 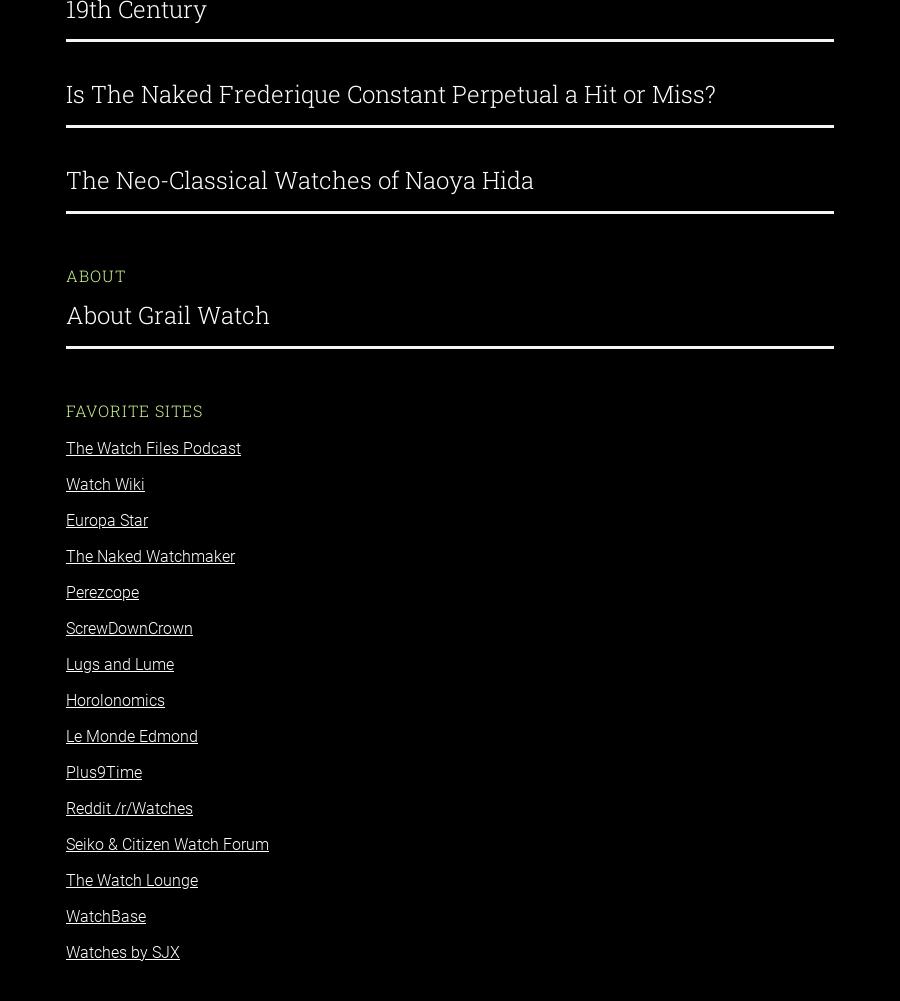 I want to click on 'Is The Naked Frederique Constant Perpetual a Hit or Miss?', so click(x=390, y=75).